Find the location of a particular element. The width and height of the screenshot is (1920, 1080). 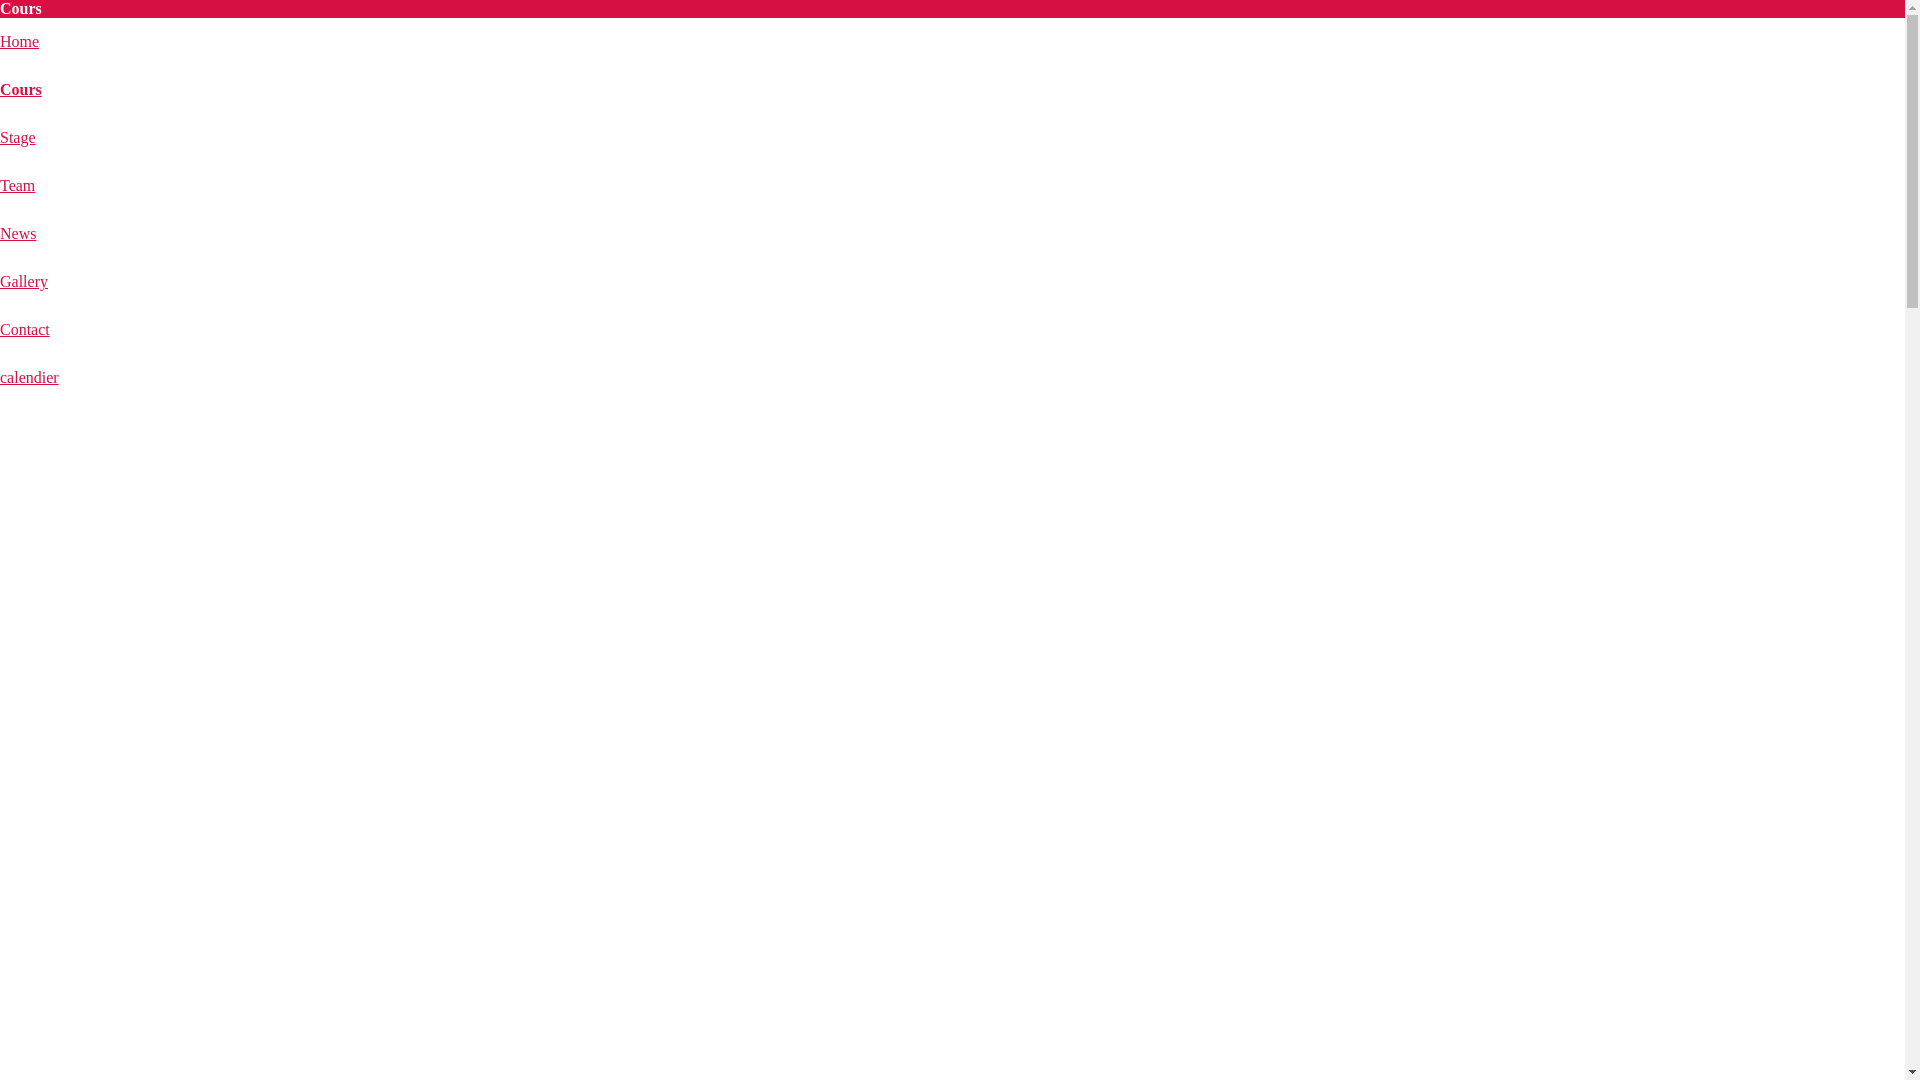

'News' is located at coordinates (18, 232).